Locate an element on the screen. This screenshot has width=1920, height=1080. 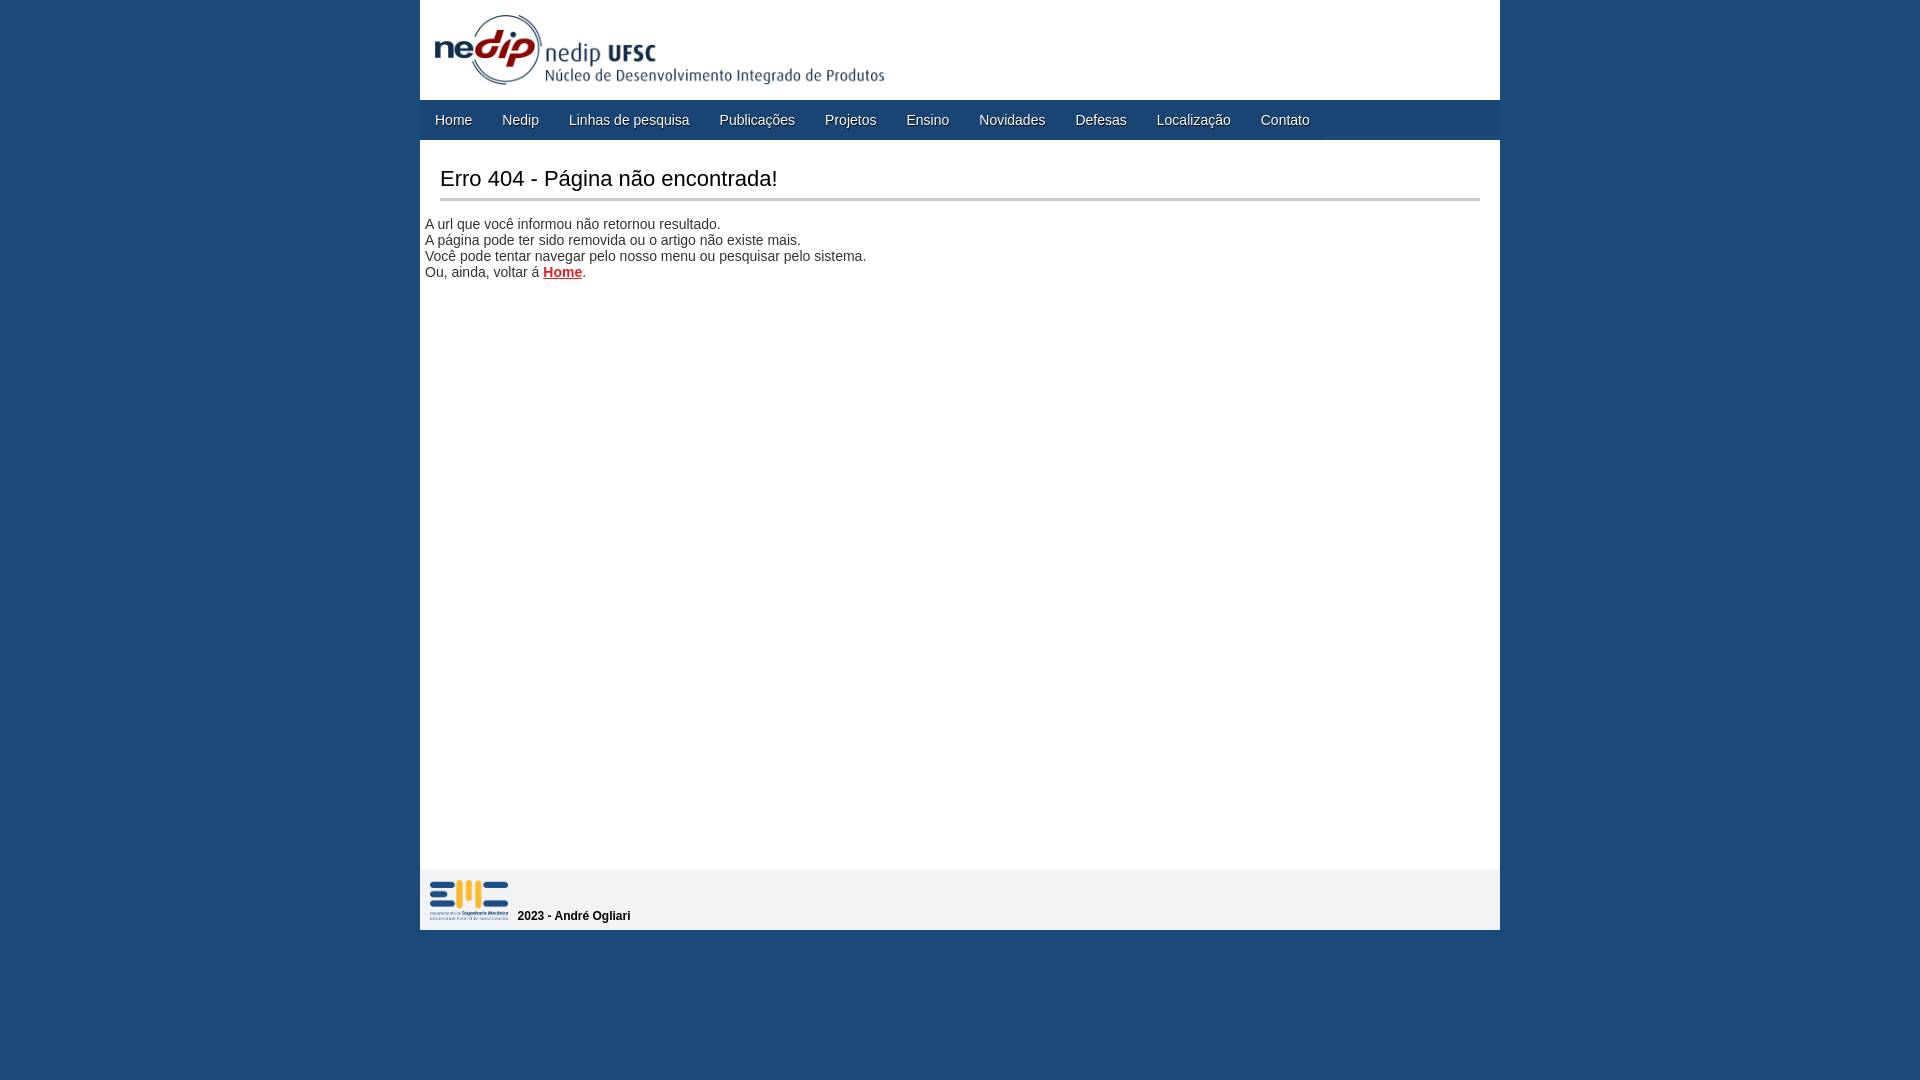
'Home' is located at coordinates (452, 119).